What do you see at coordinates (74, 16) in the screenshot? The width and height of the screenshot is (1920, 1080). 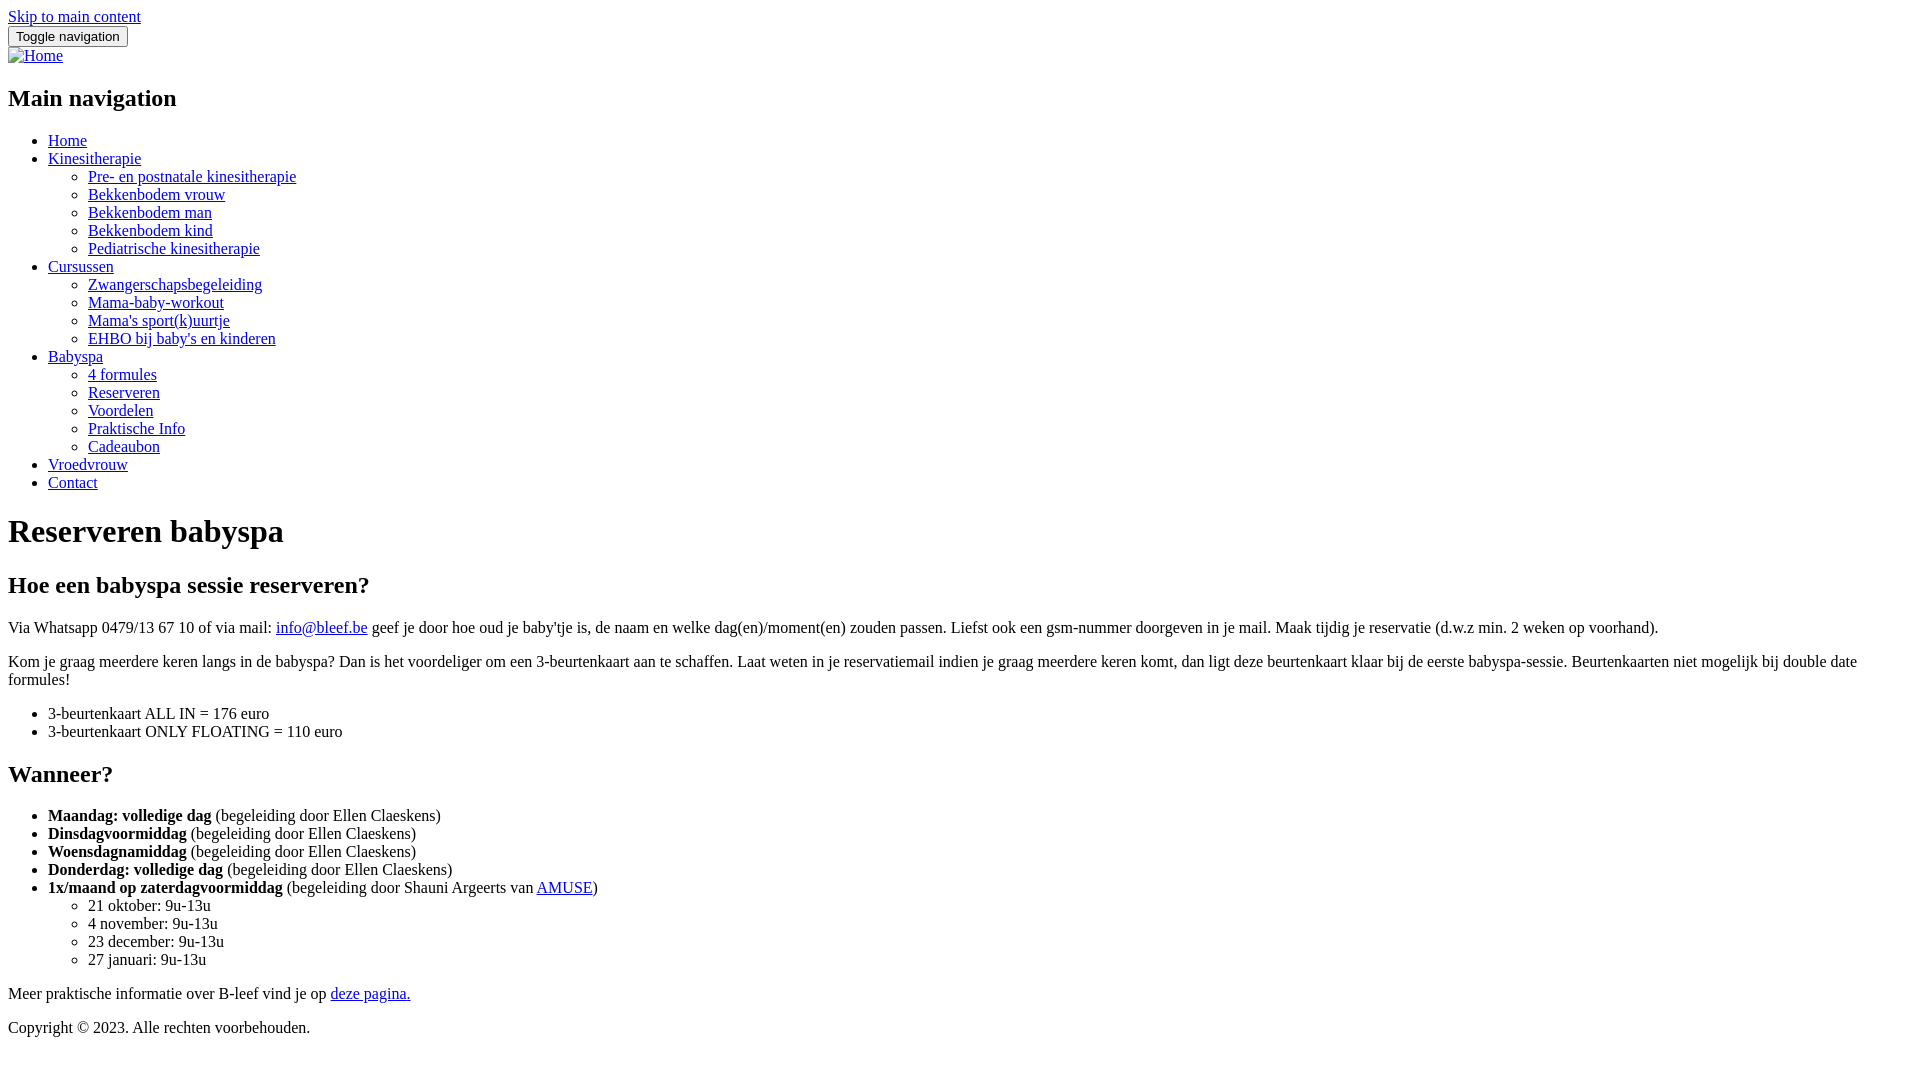 I see `'Skip to main content'` at bounding box center [74, 16].